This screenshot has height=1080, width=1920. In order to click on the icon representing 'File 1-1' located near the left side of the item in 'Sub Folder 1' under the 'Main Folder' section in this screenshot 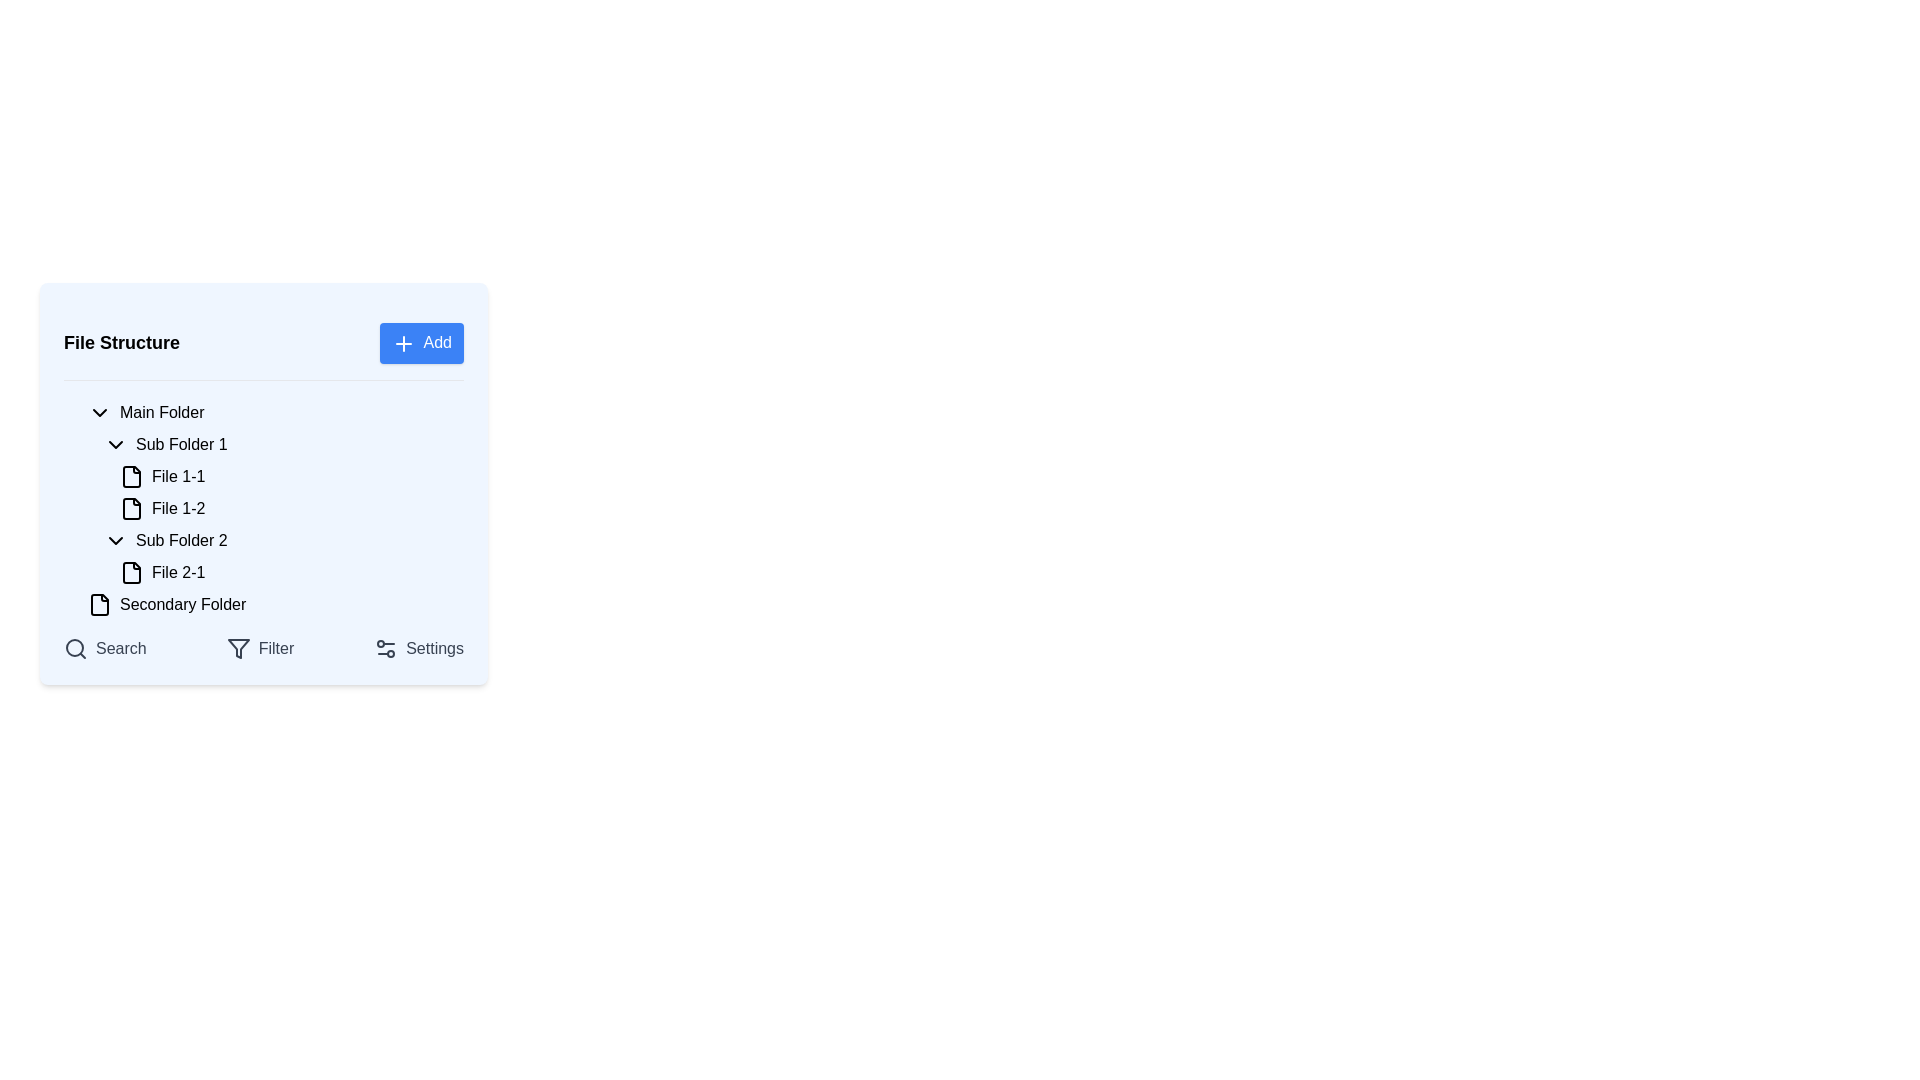, I will do `click(131, 475)`.